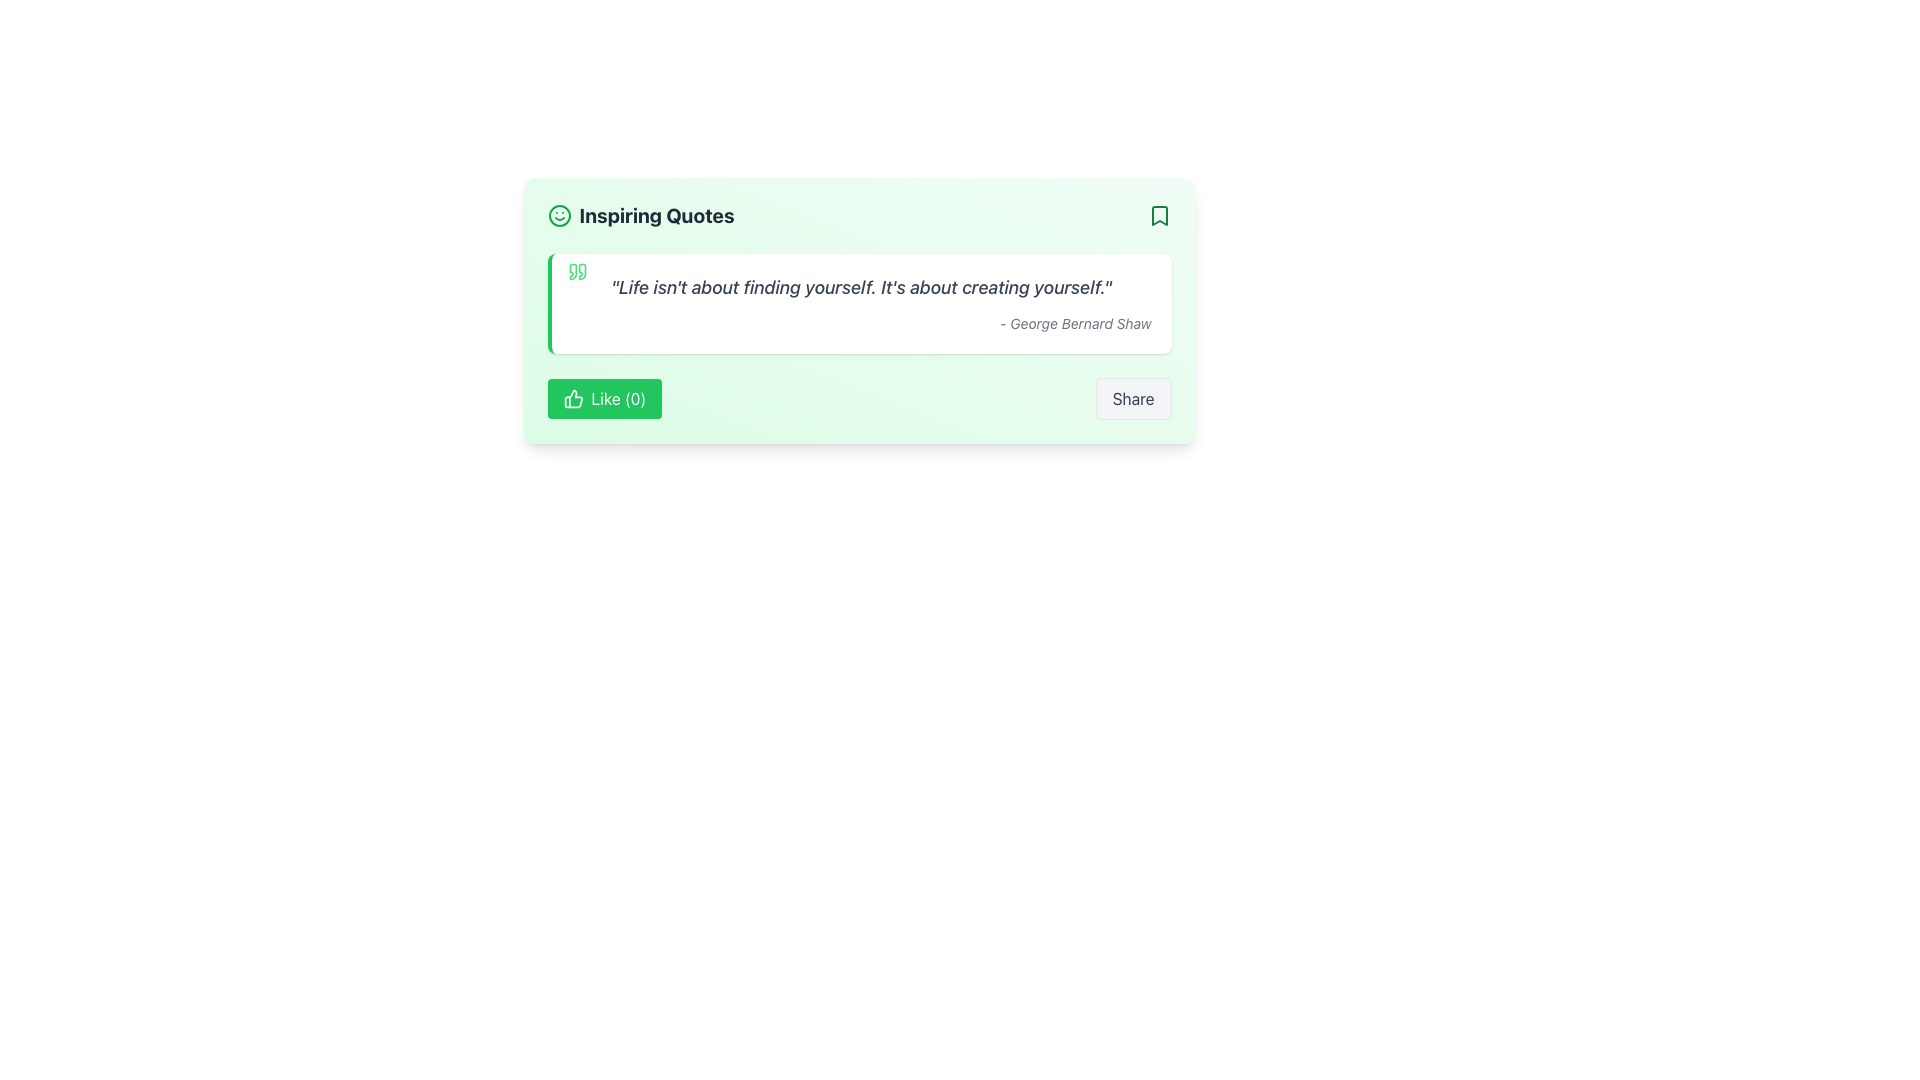 This screenshot has width=1920, height=1080. What do you see at coordinates (603, 398) in the screenshot?
I see `the like button located at the bottom left of the quote card` at bounding box center [603, 398].